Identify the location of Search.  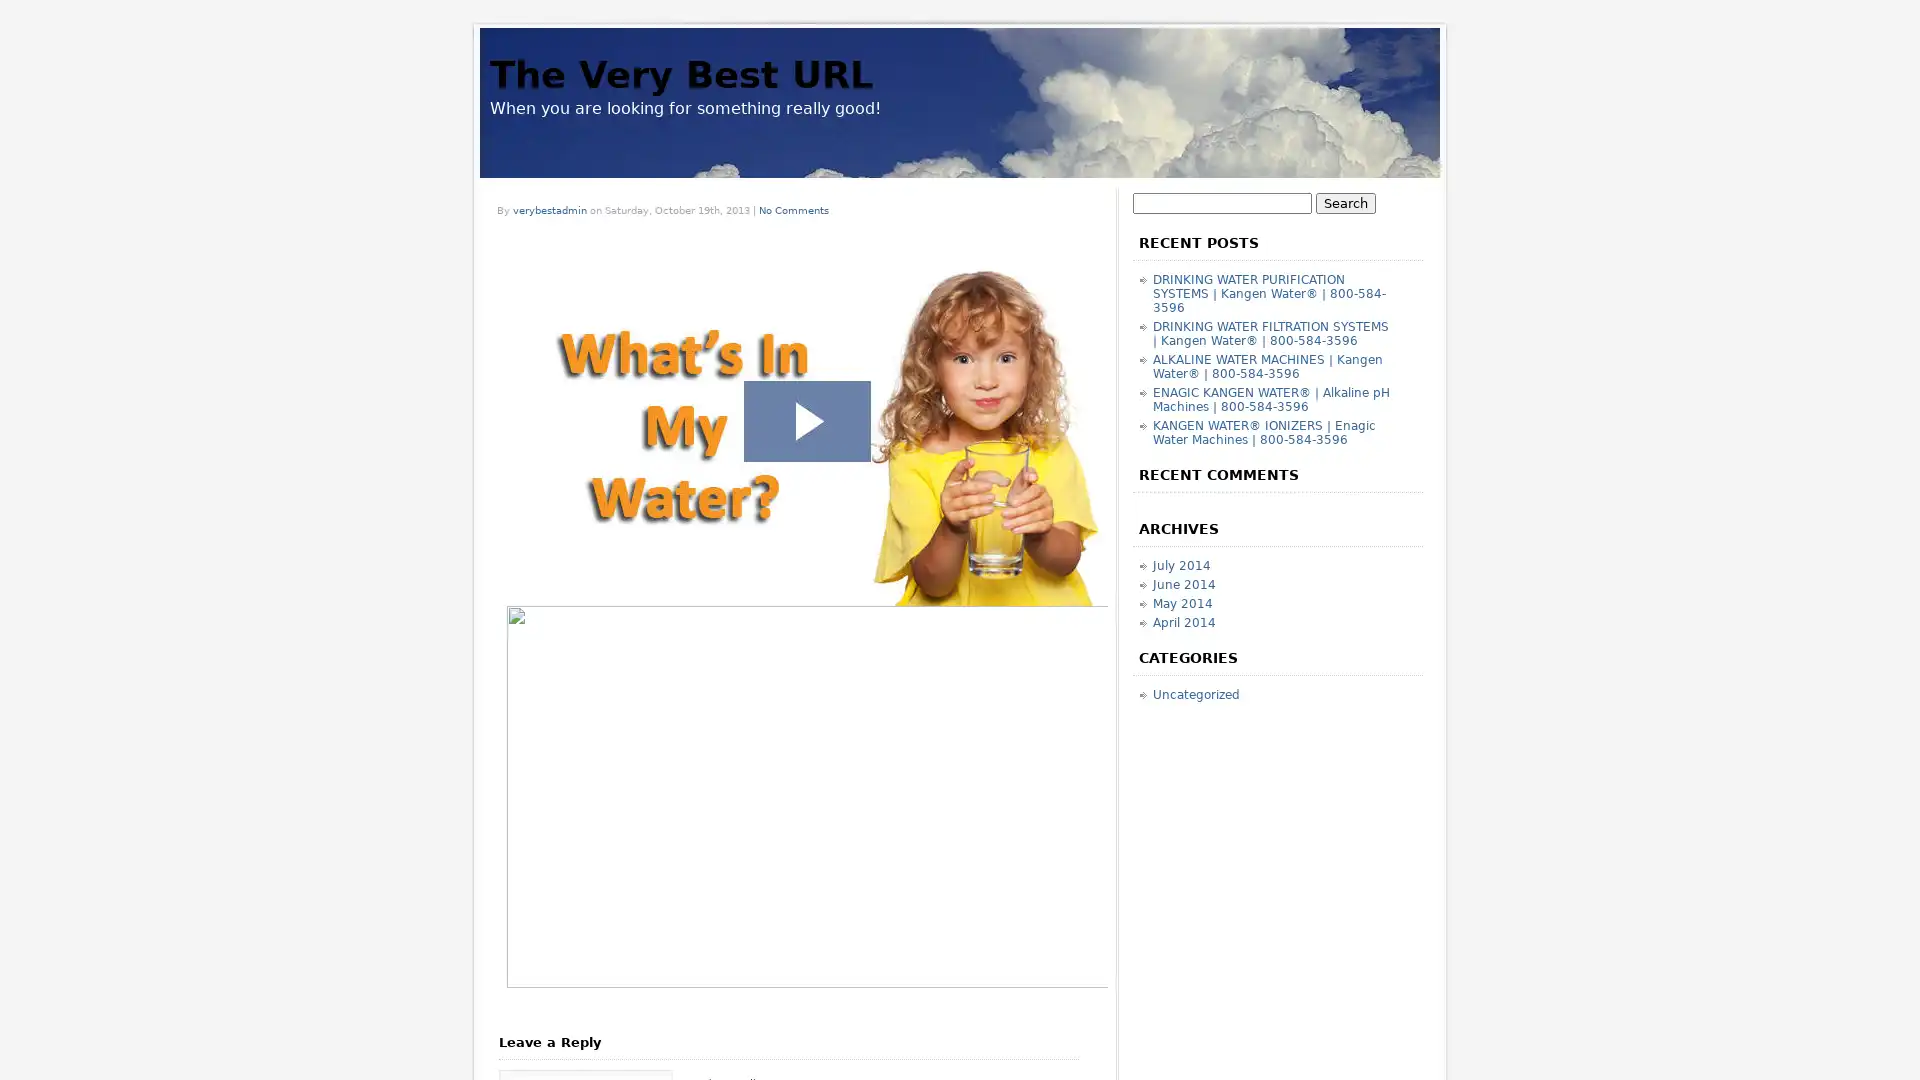
(1345, 203).